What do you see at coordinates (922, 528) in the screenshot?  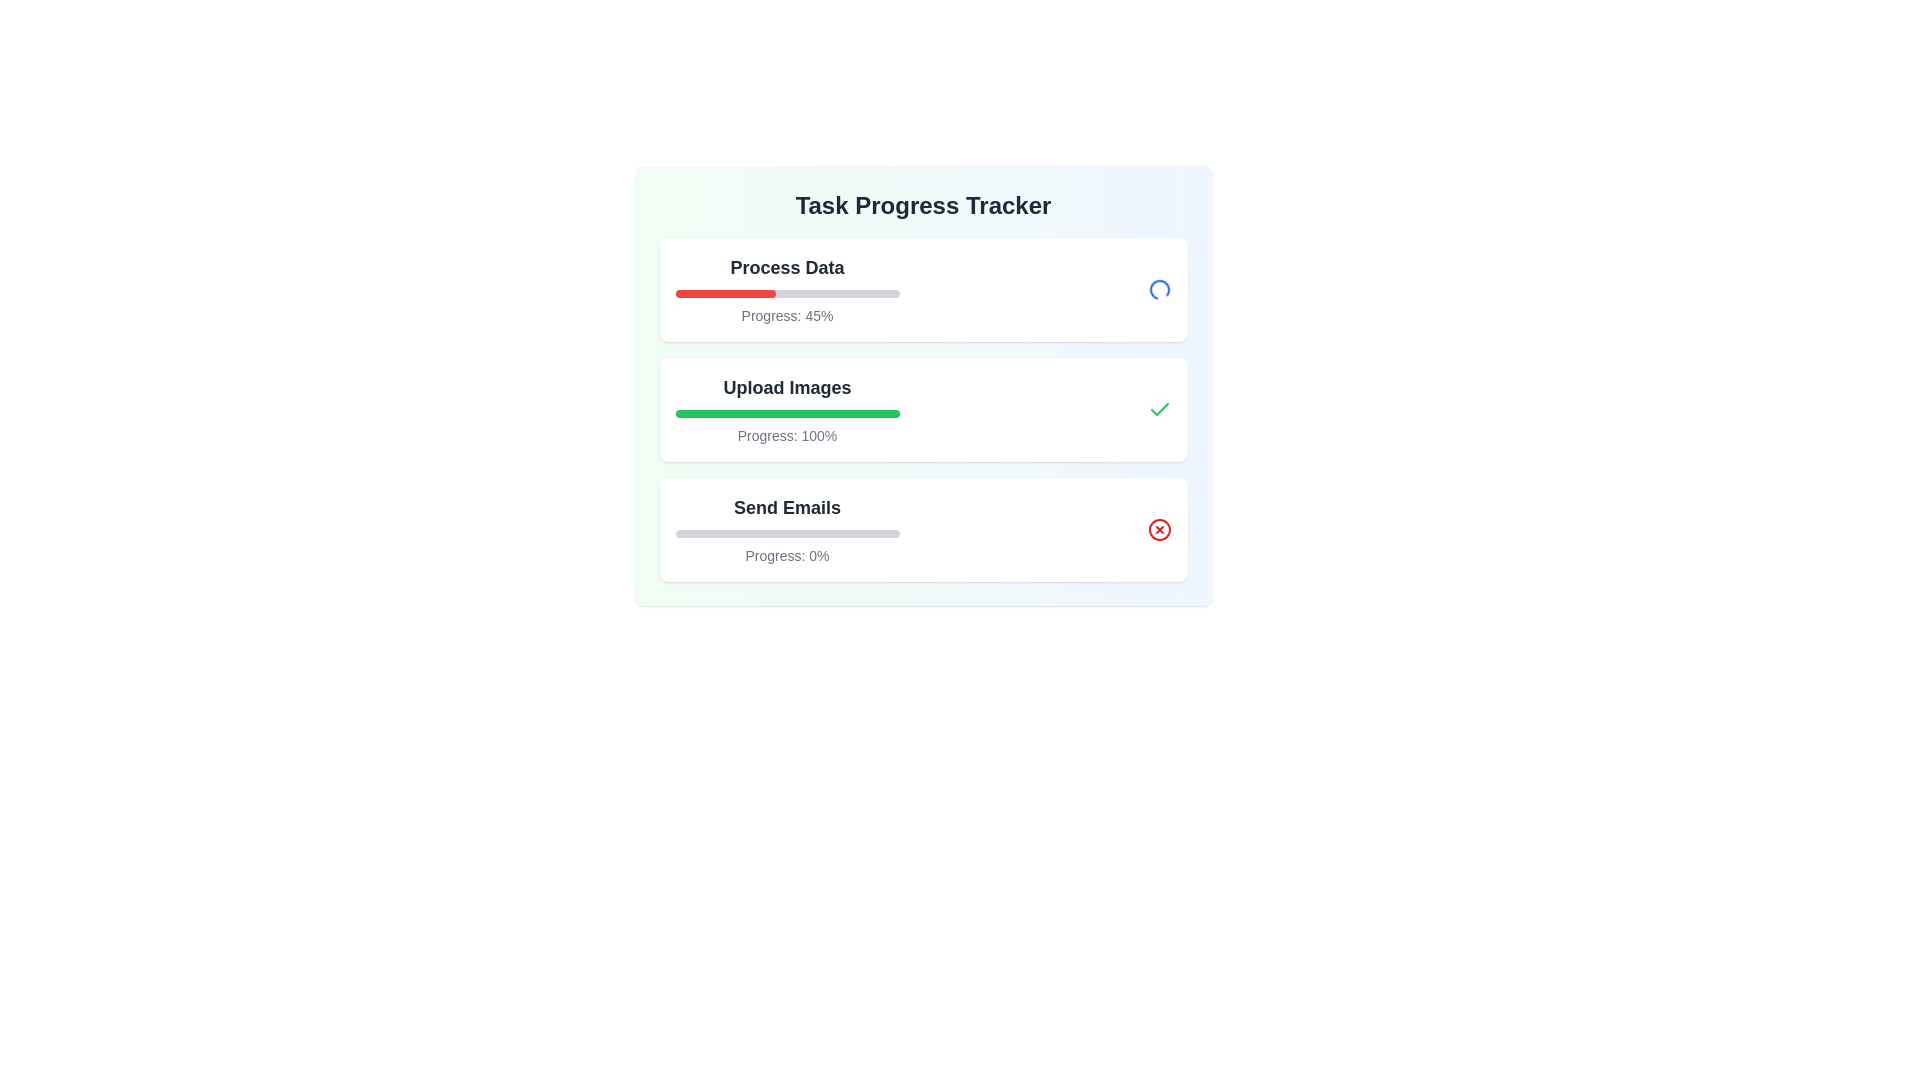 I see `the Progress tracker item indicating the progress state of the 'Send Emails' task, located at the bottom of the Task Progress Tracker list` at bounding box center [922, 528].